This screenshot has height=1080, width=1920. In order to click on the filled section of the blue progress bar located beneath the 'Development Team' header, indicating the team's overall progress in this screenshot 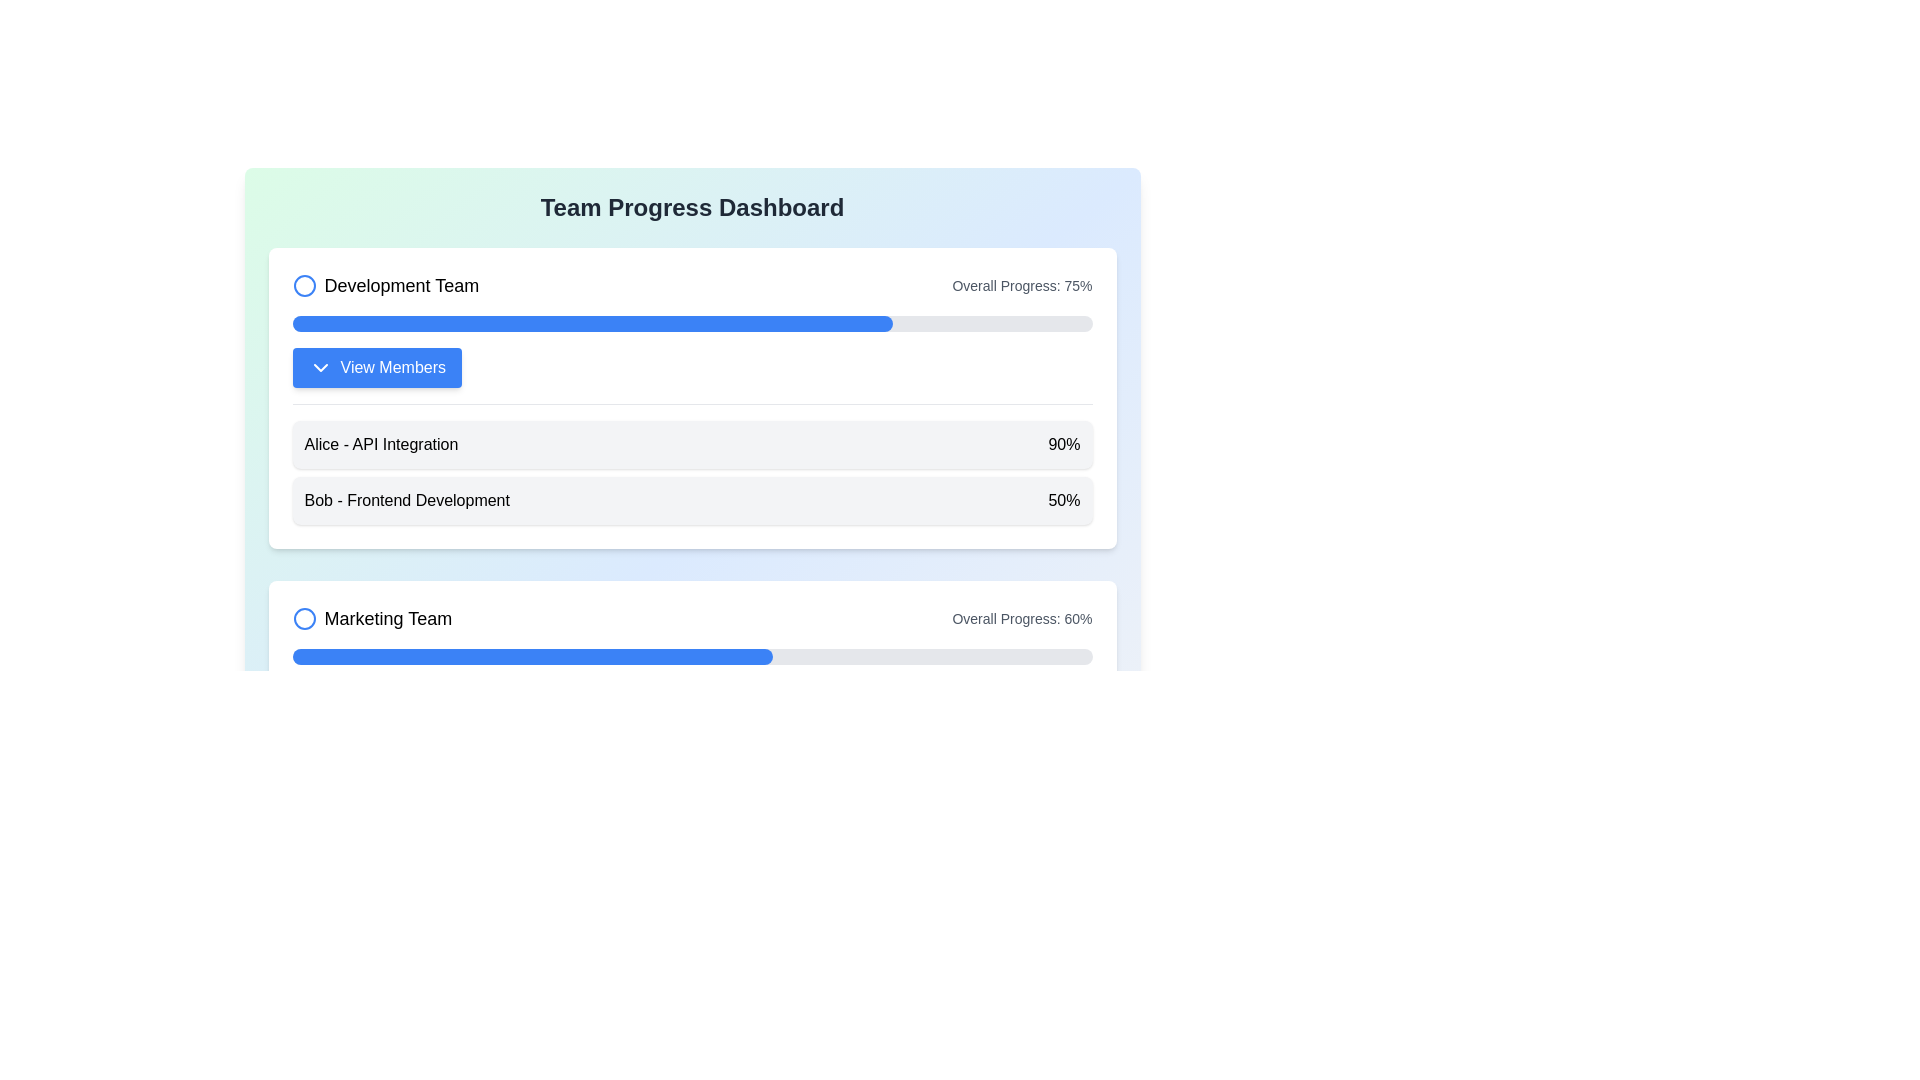, I will do `click(591, 323)`.